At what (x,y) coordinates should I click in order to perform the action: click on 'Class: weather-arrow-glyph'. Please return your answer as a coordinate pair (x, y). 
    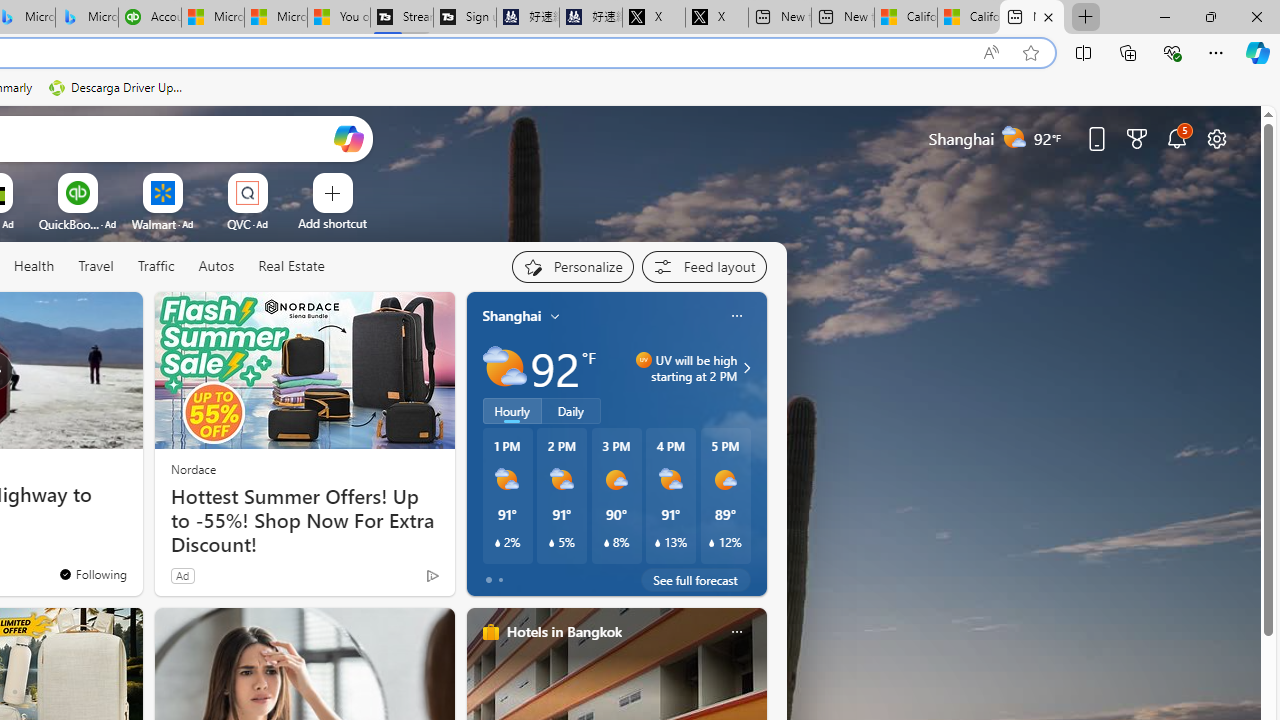
    Looking at the image, I should click on (745, 367).